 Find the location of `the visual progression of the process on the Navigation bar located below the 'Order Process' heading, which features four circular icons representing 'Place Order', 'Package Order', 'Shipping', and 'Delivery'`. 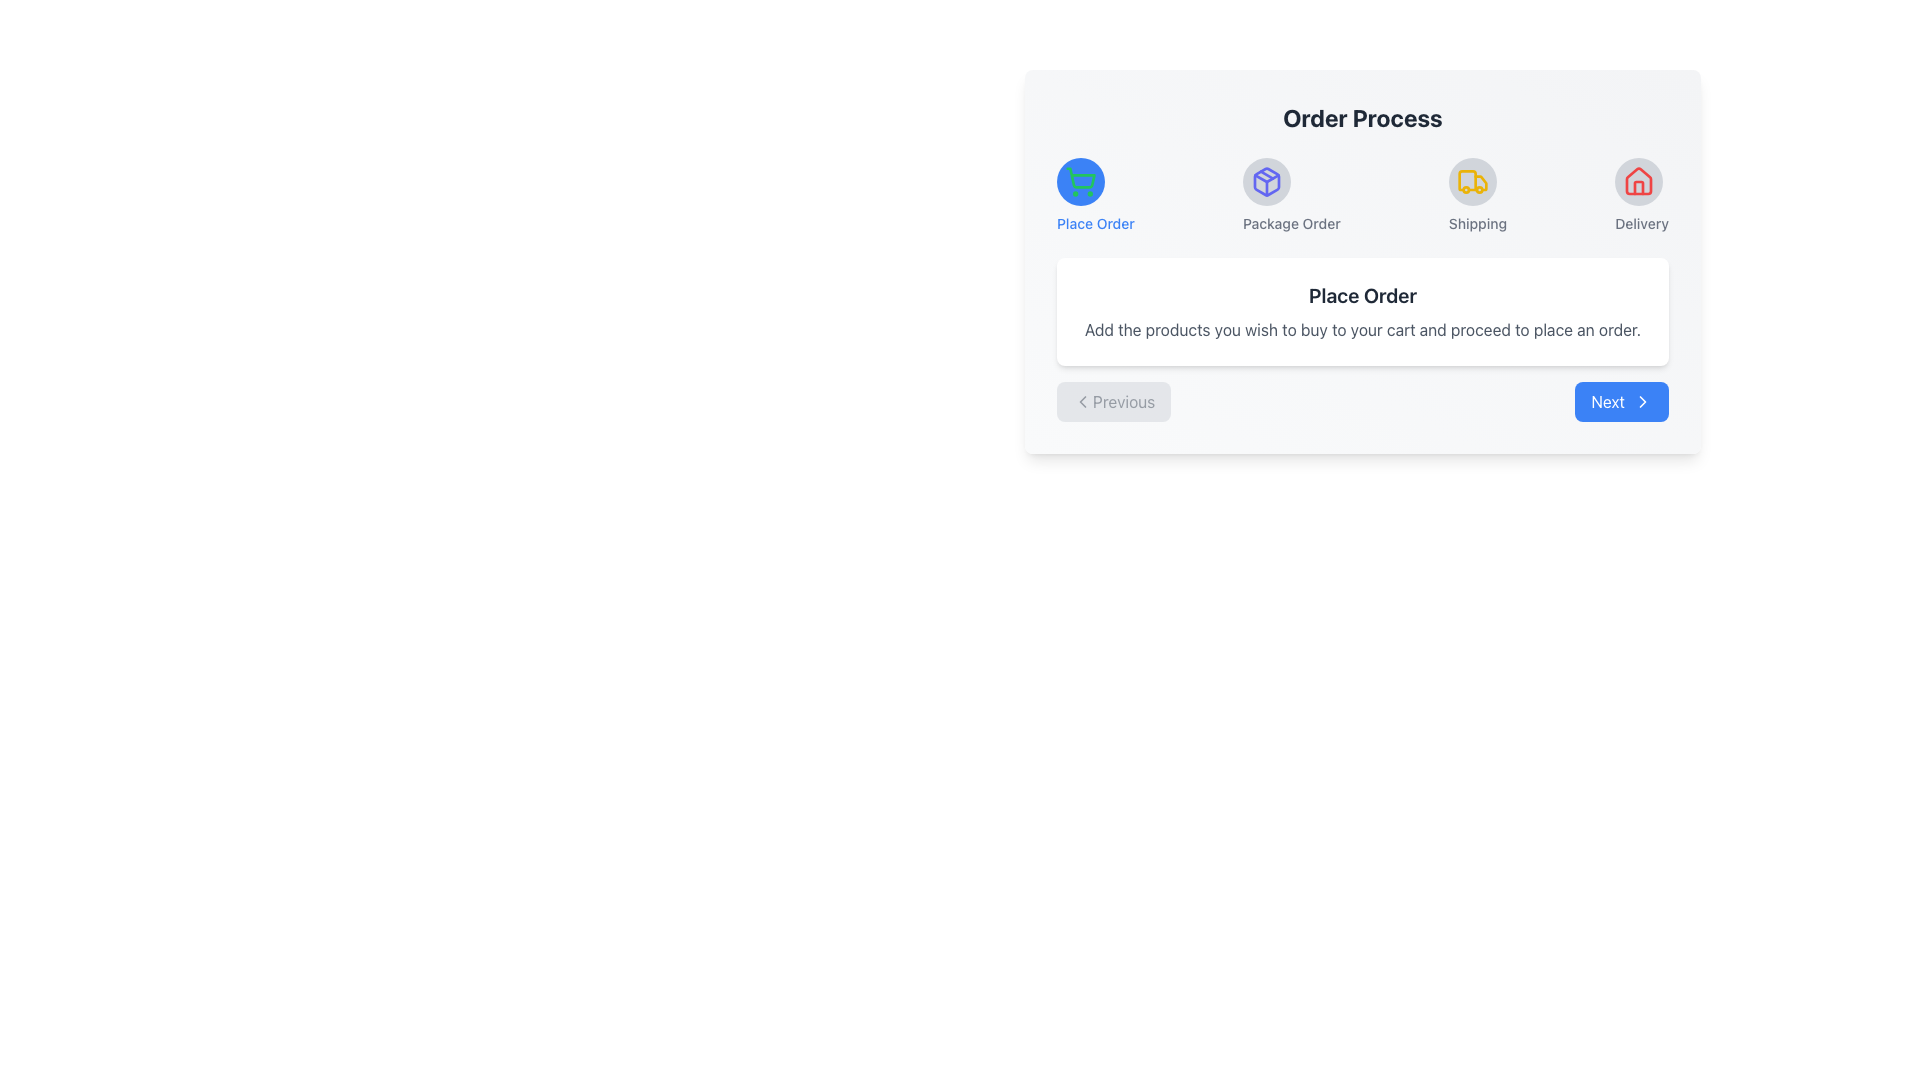

the visual progression of the process on the Navigation bar located below the 'Order Process' heading, which features four circular icons representing 'Place Order', 'Package Order', 'Shipping', and 'Delivery' is located at coordinates (1362, 196).